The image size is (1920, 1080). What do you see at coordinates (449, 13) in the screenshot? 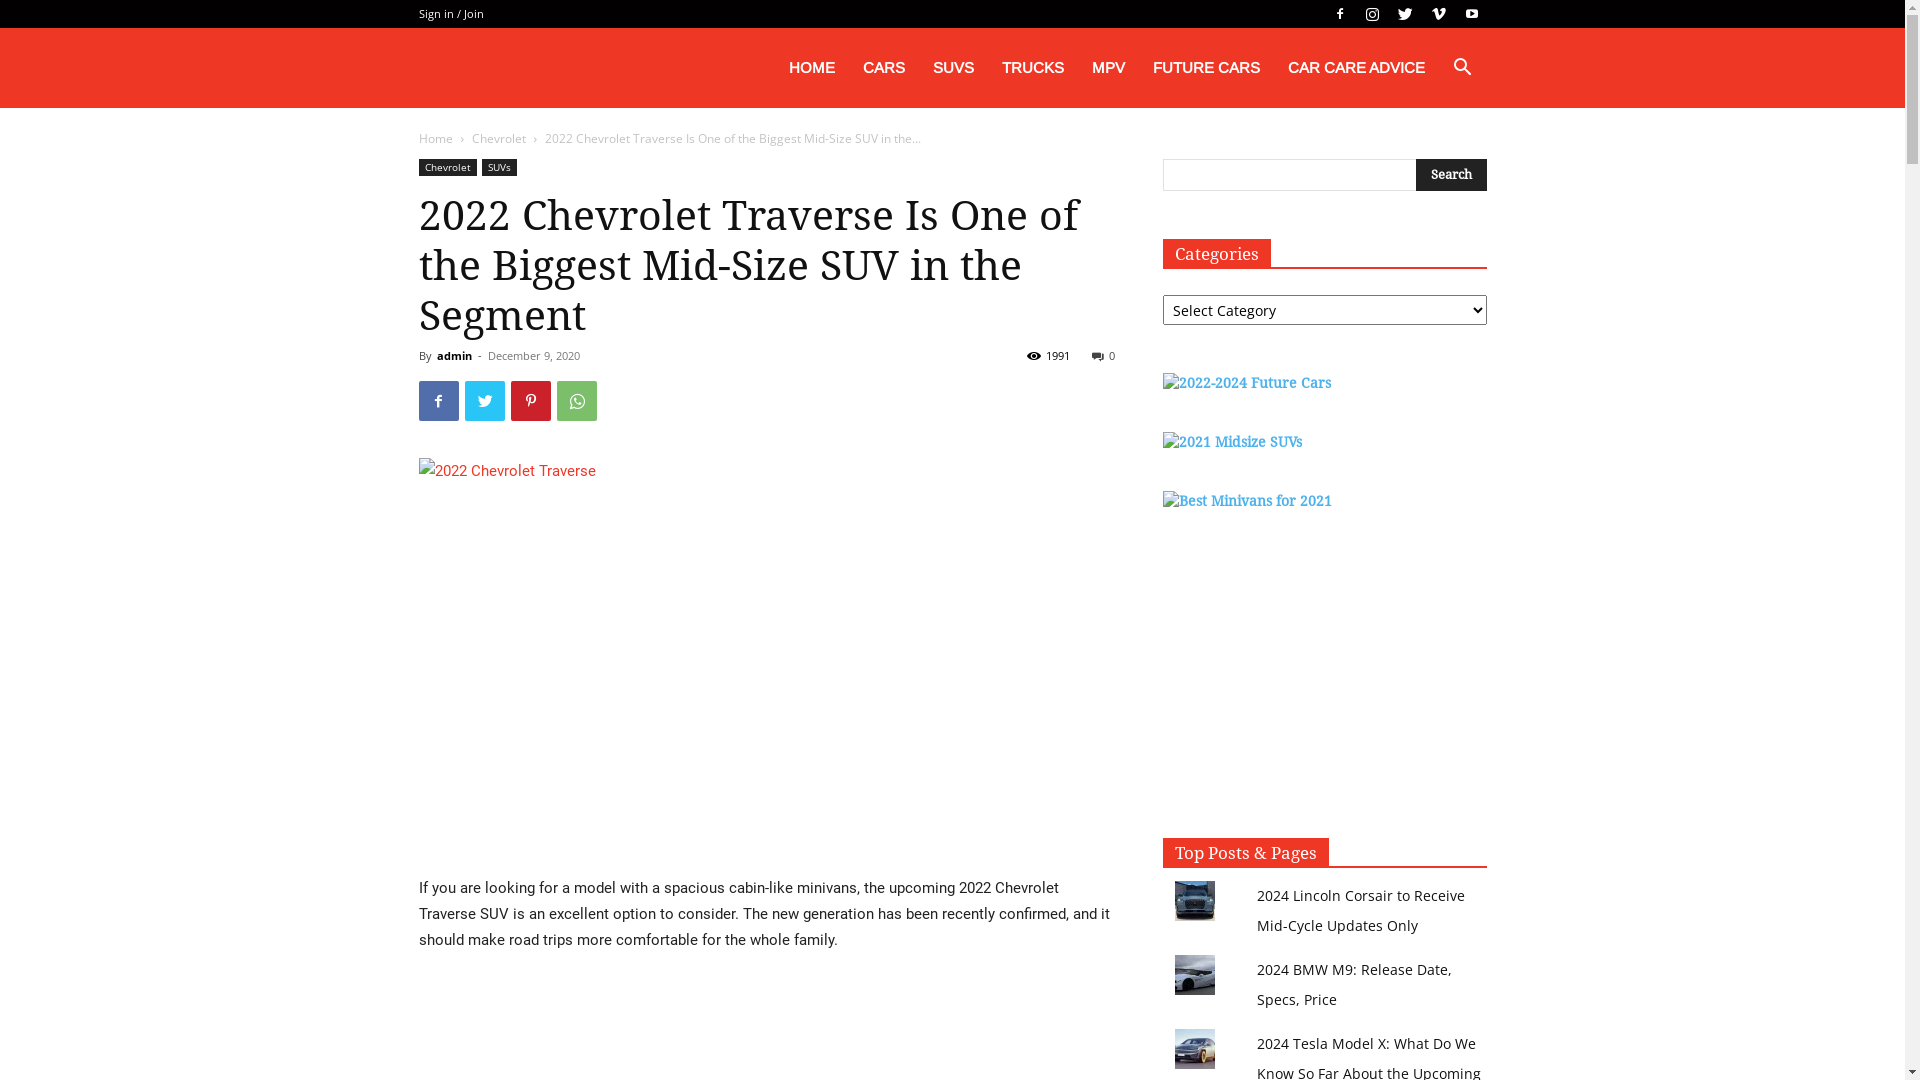
I see `'Sign in / Join'` at bounding box center [449, 13].